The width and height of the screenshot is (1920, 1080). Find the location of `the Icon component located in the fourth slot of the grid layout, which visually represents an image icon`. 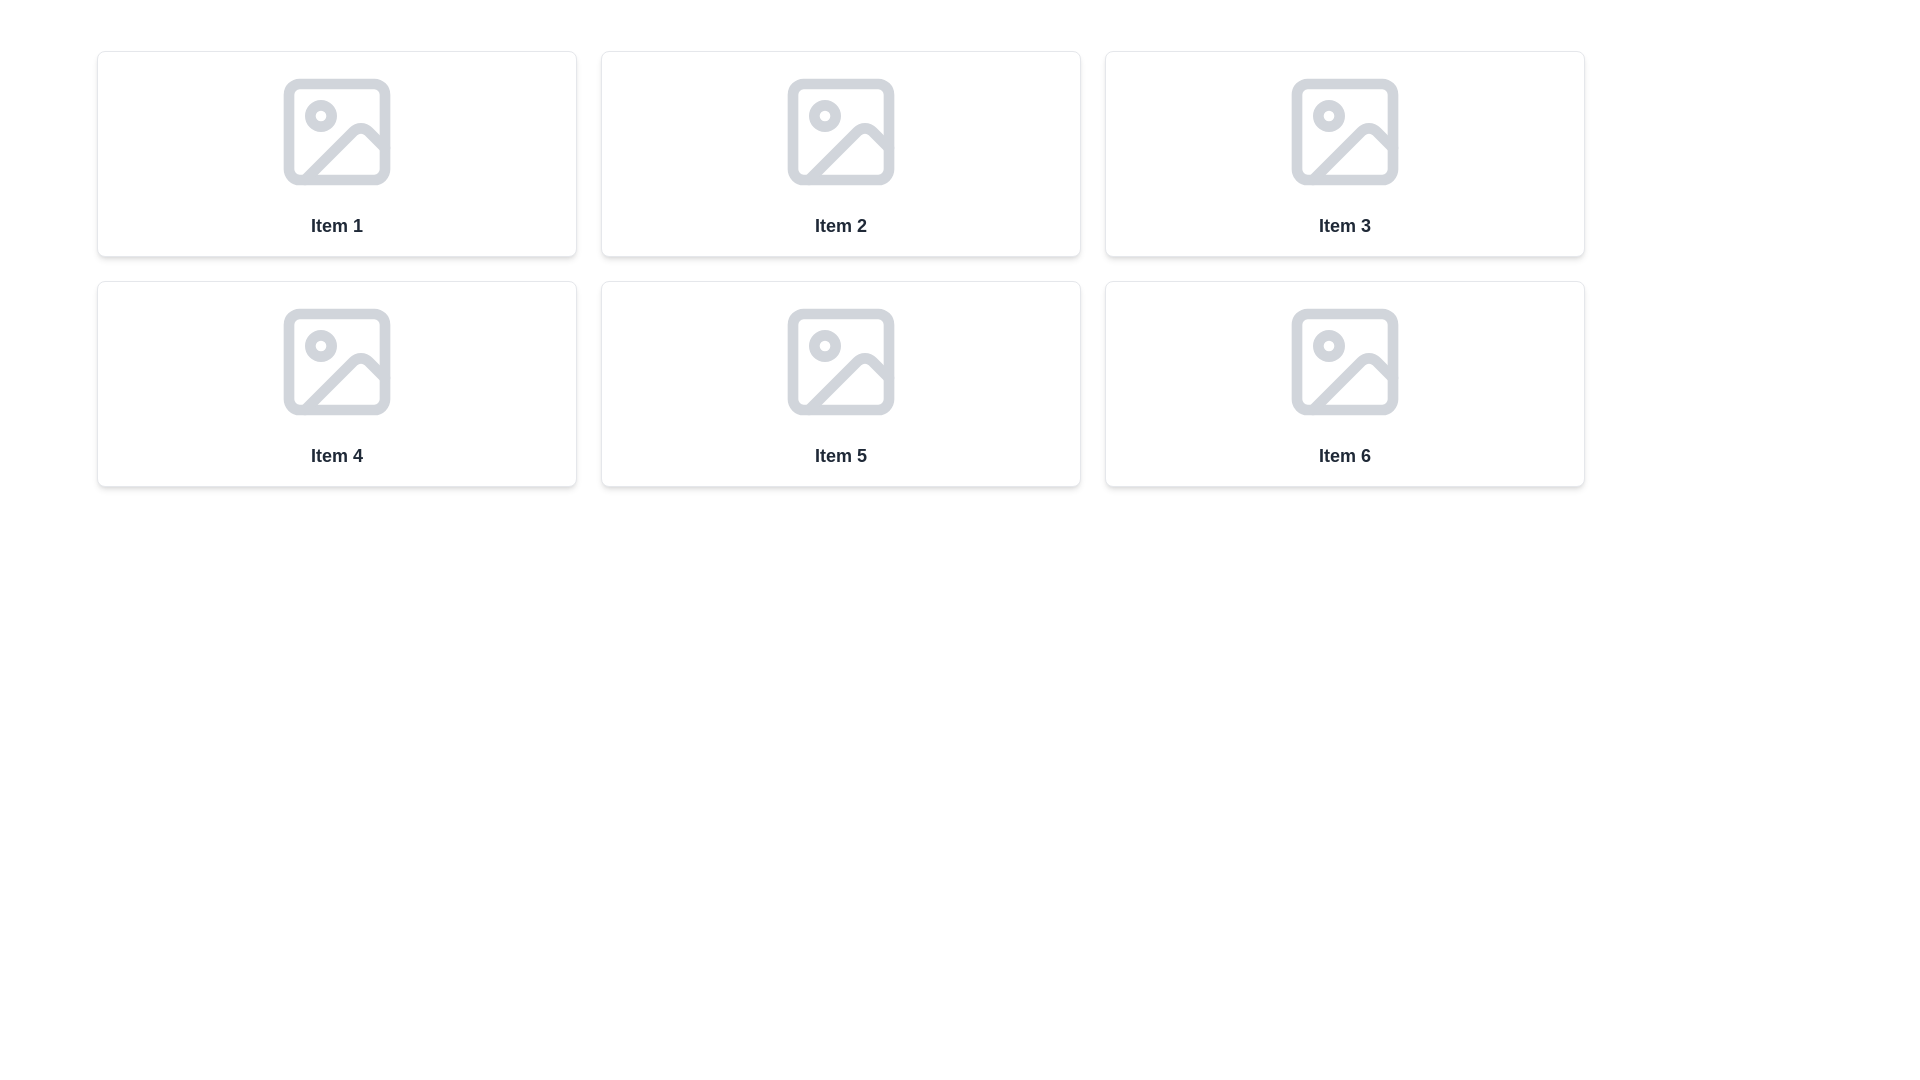

the Icon component located in the fourth slot of the grid layout, which visually represents an image icon is located at coordinates (336, 362).